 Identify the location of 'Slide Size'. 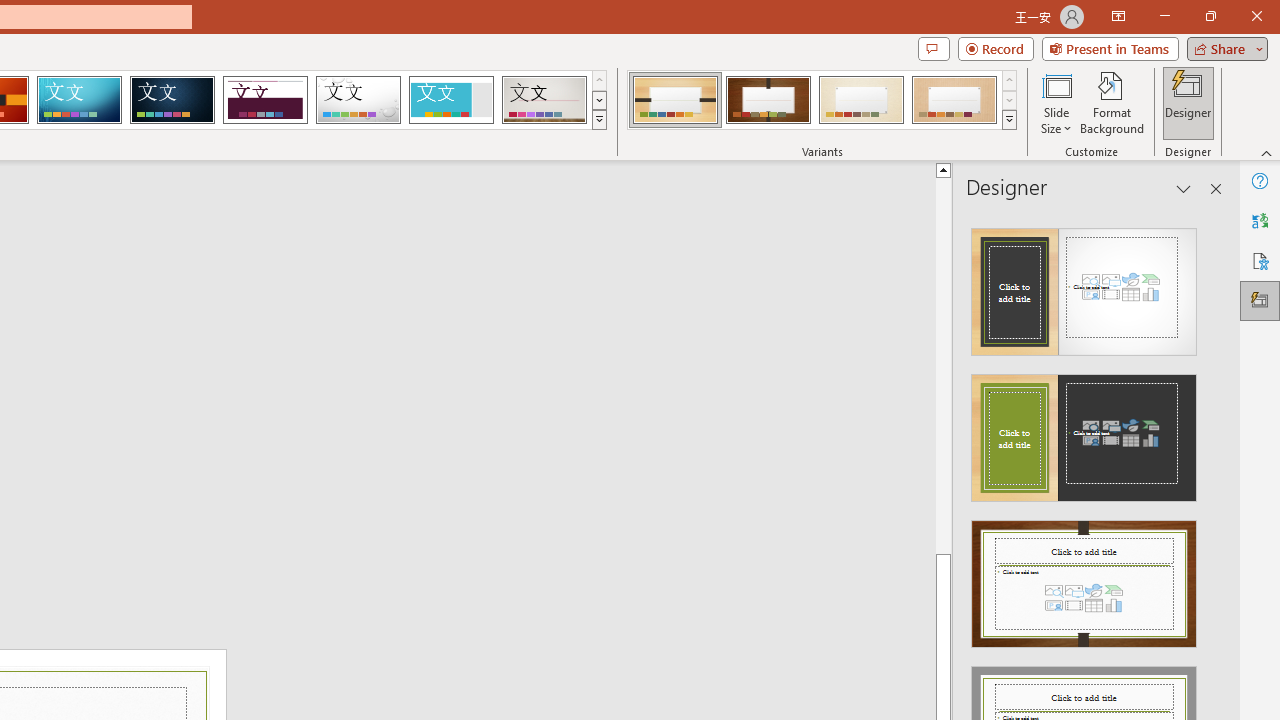
(1055, 103).